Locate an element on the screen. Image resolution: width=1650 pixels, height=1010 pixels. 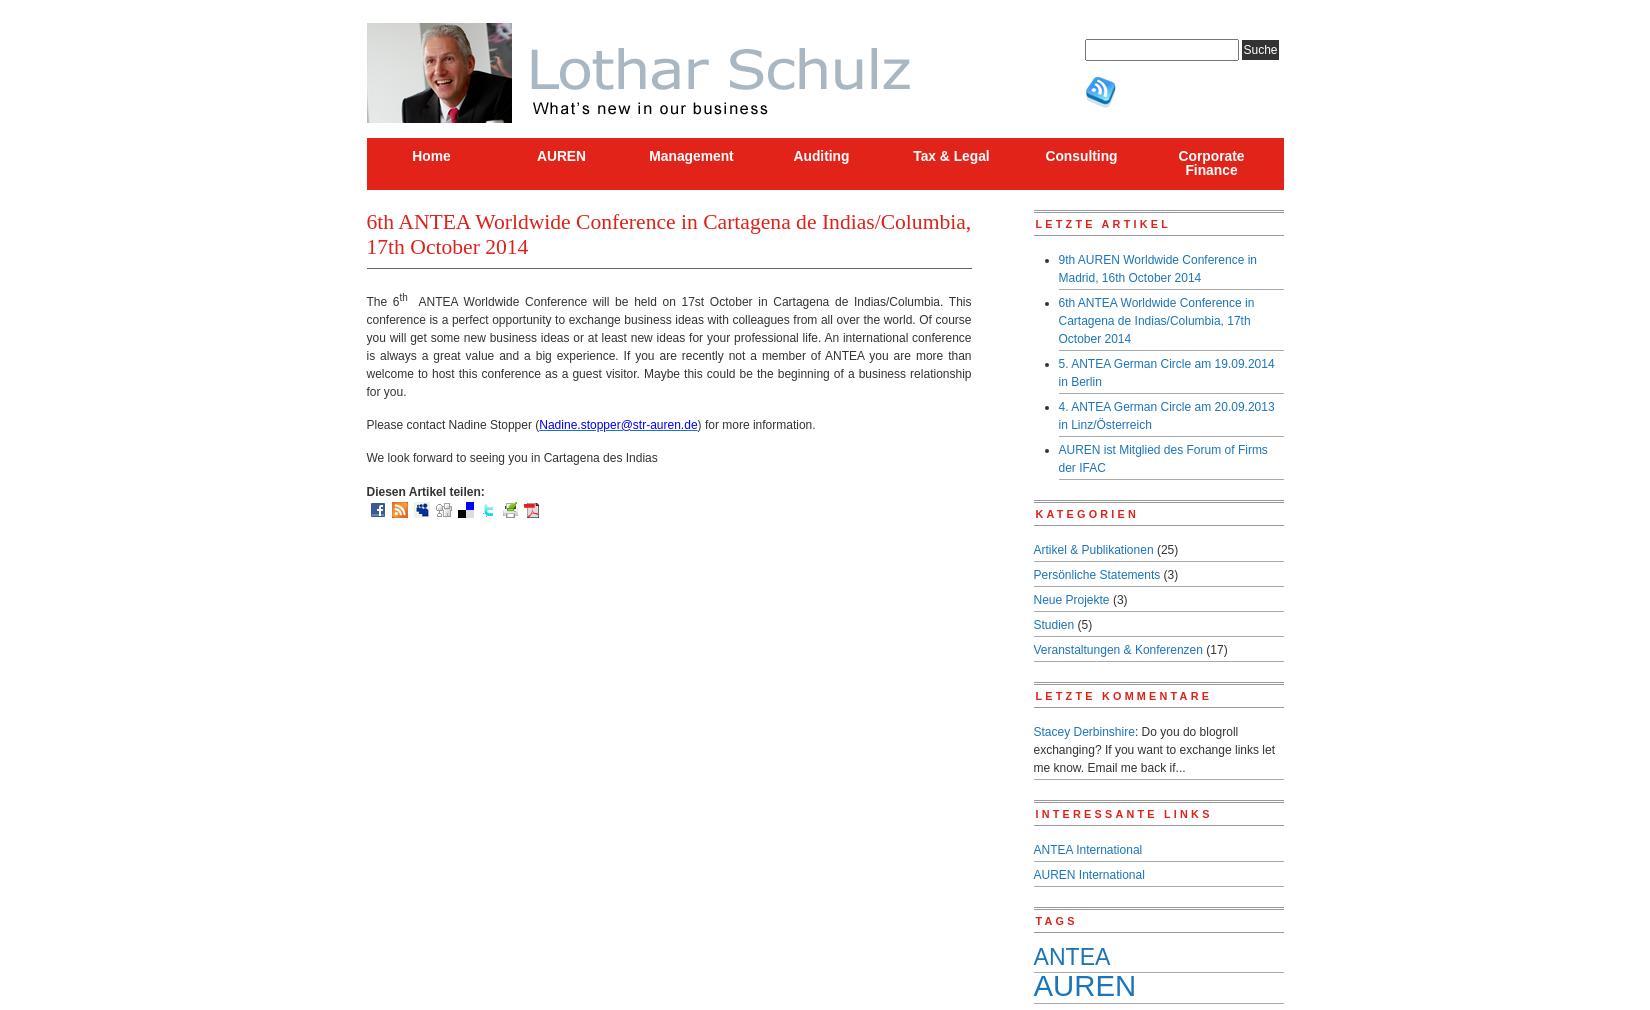
'AUREN International' is located at coordinates (1088, 873).